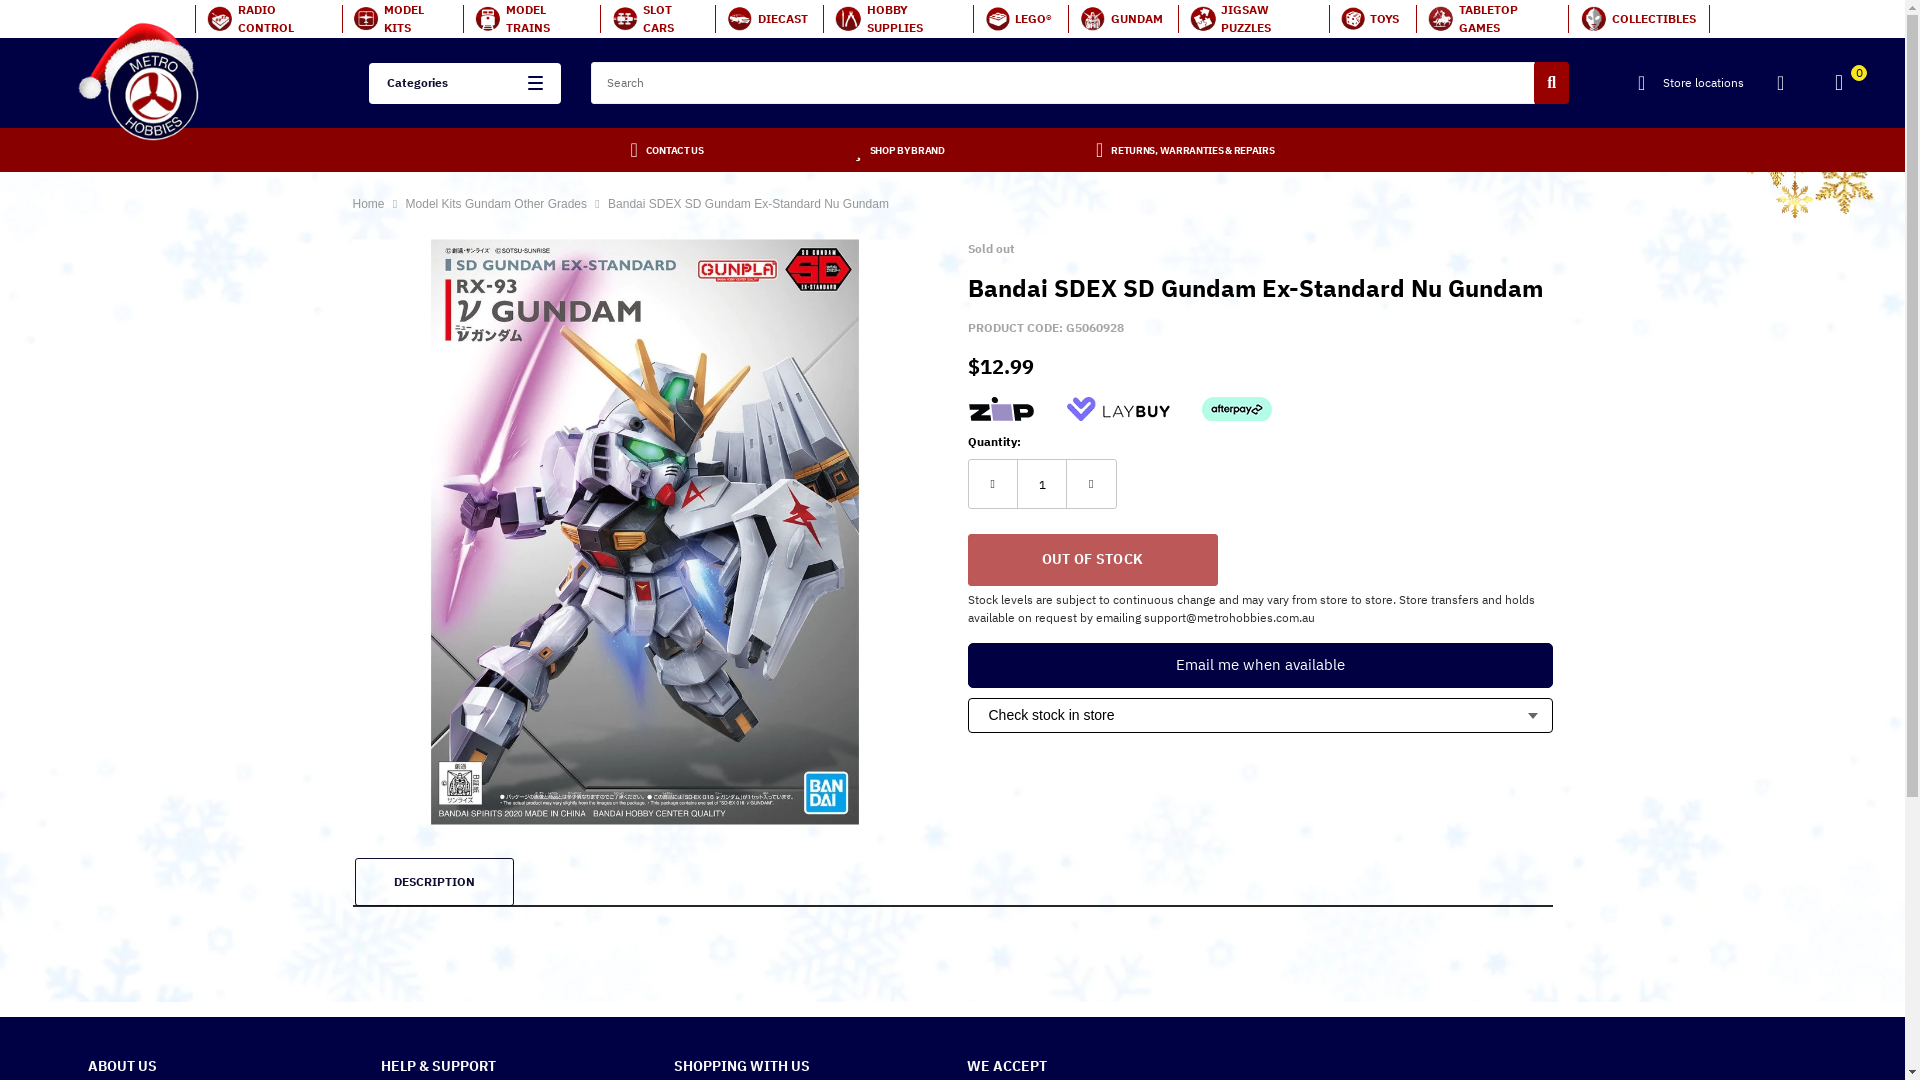 Image resolution: width=1920 pixels, height=1080 pixels. I want to click on 'RETURNS, WARRANTIES & REPAIRS', so click(1192, 148).